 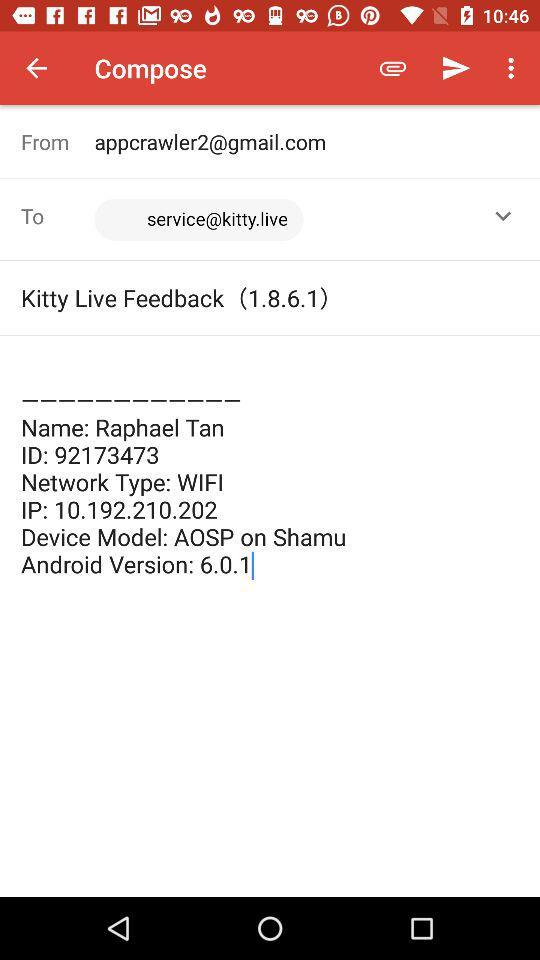 I want to click on icon next to compose icon, so click(x=36, y=68).